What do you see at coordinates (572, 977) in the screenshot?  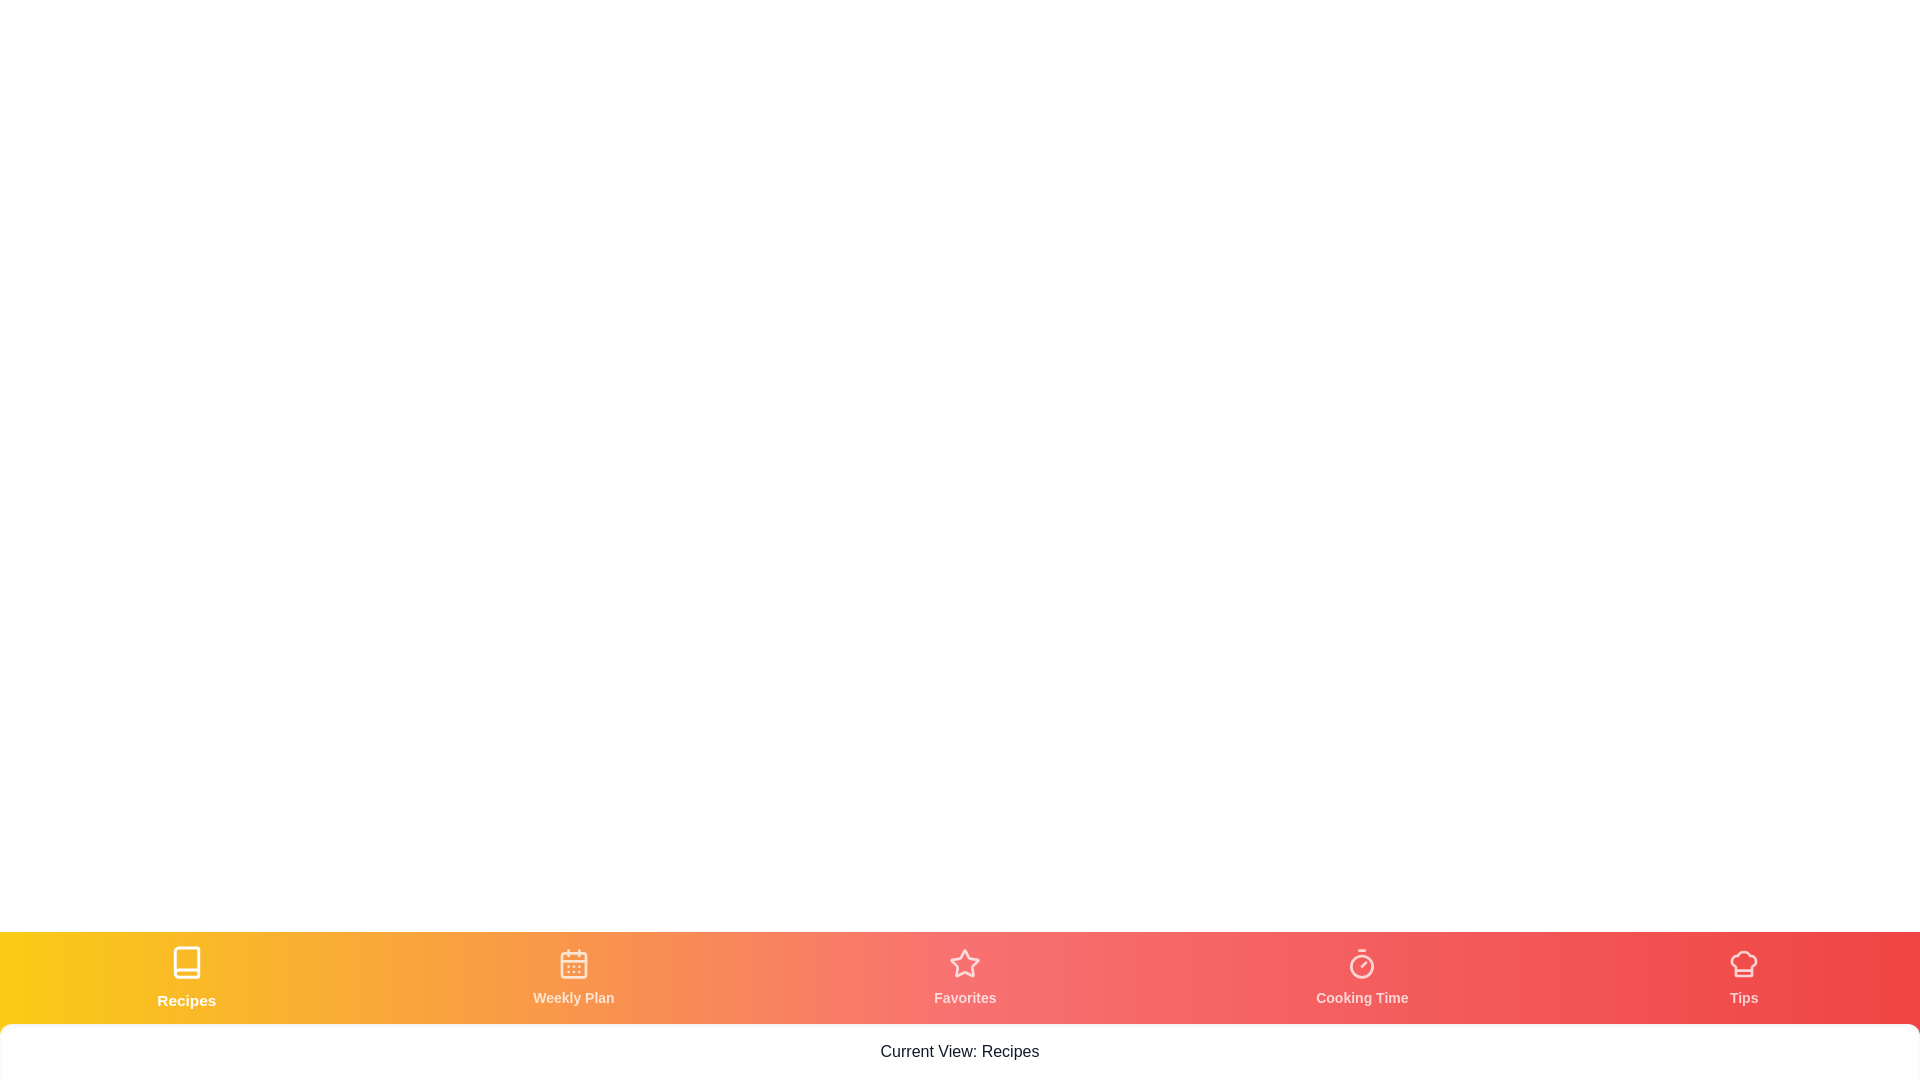 I see `the tab corresponding to Weekly Plan by clicking its icon or label` at bounding box center [572, 977].